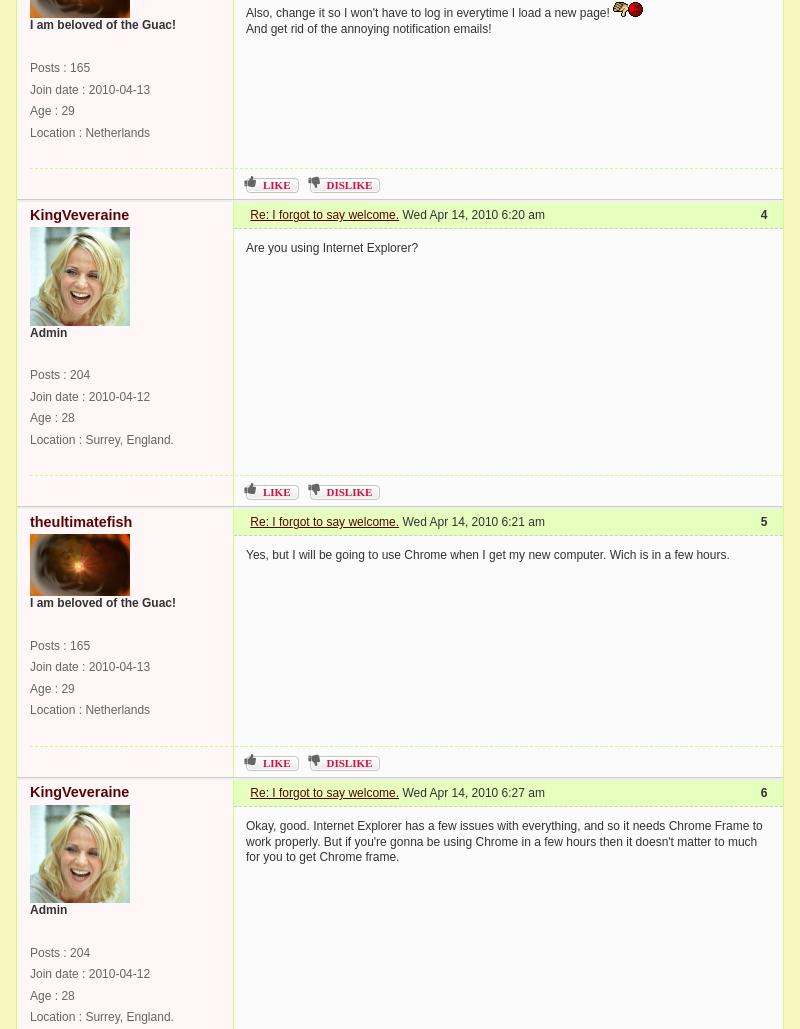 This screenshot has width=800, height=1029. I want to click on 'Wed Apr 14, 2010 6:20 am', so click(471, 214).